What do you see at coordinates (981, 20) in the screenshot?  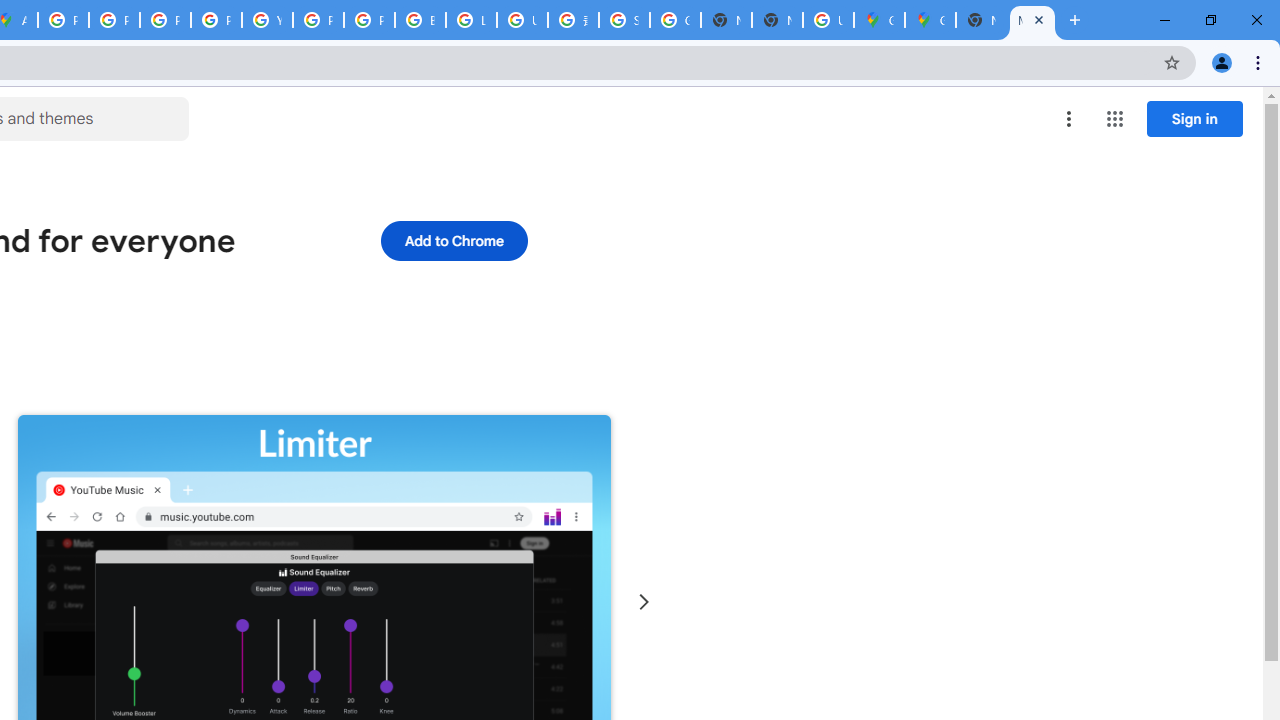 I see `'New Tab'` at bounding box center [981, 20].